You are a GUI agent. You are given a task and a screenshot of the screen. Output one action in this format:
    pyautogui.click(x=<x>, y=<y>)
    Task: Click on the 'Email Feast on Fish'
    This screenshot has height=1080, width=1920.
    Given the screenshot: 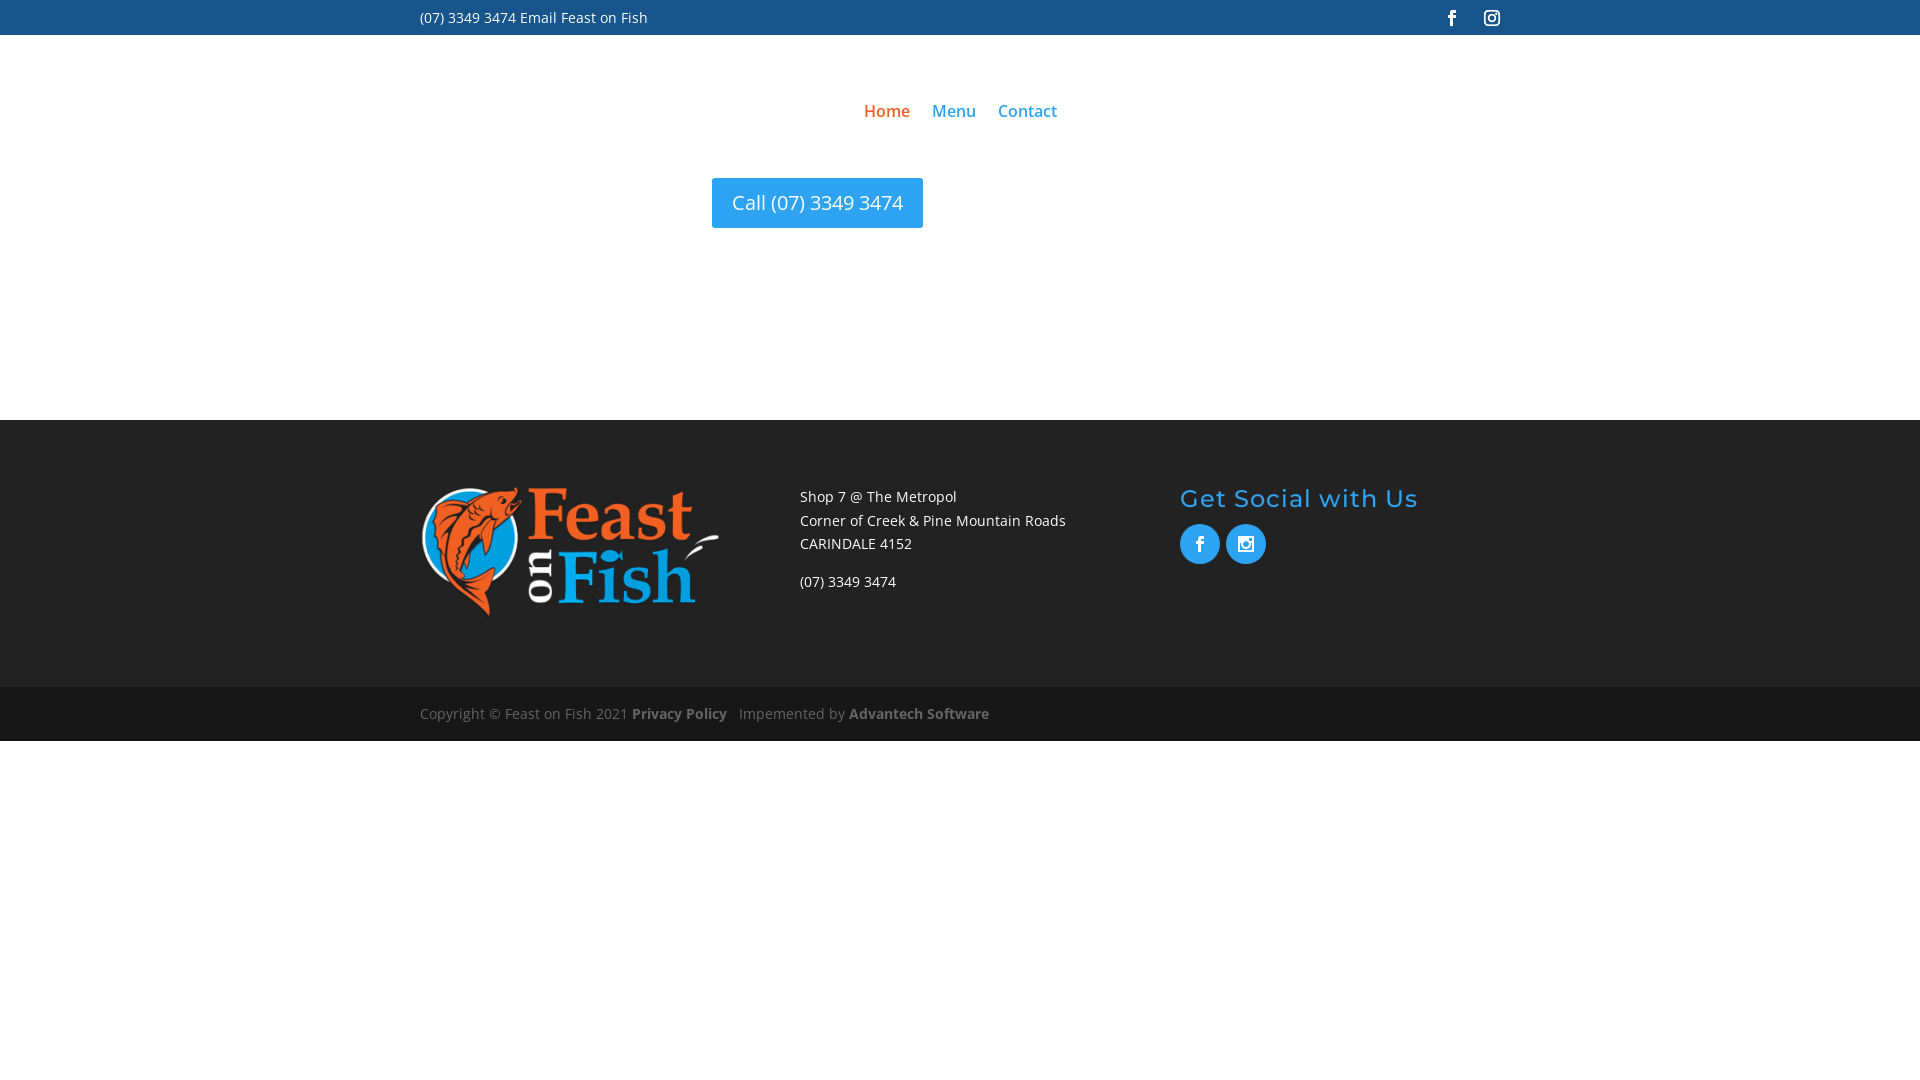 What is the action you would take?
    pyautogui.click(x=519, y=17)
    